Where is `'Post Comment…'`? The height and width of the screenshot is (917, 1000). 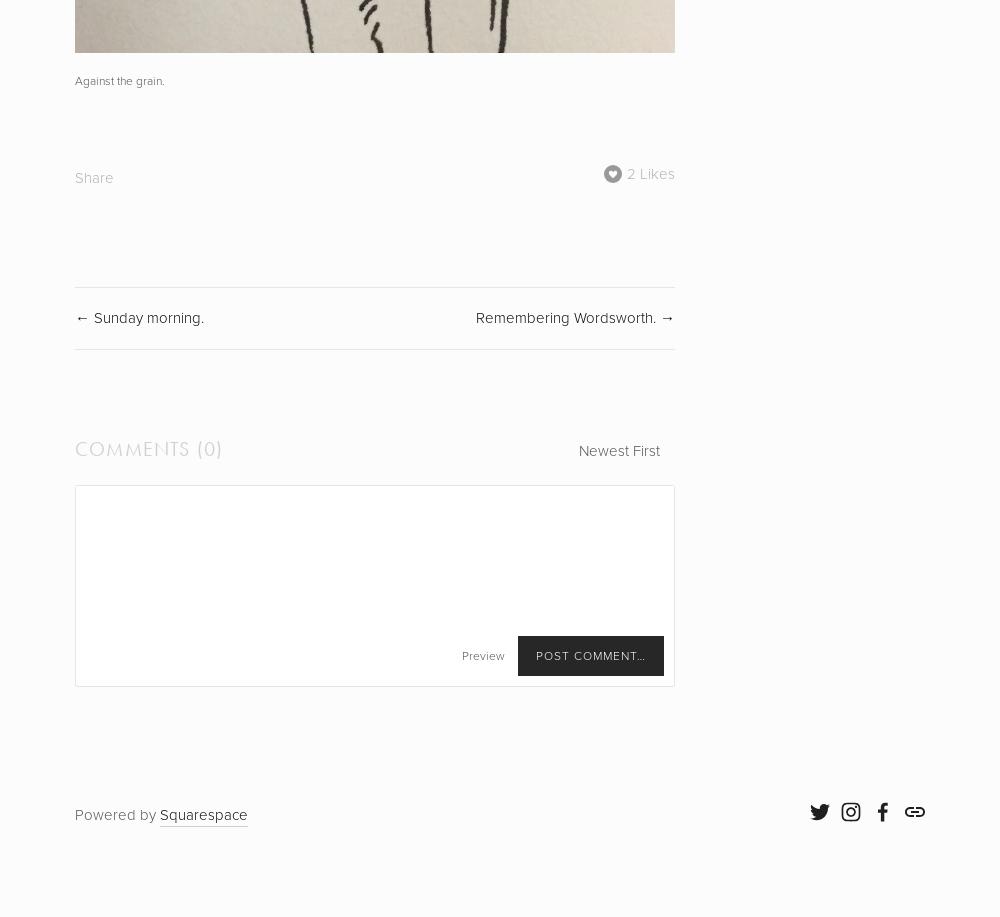
'Post Comment…' is located at coordinates (590, 656).